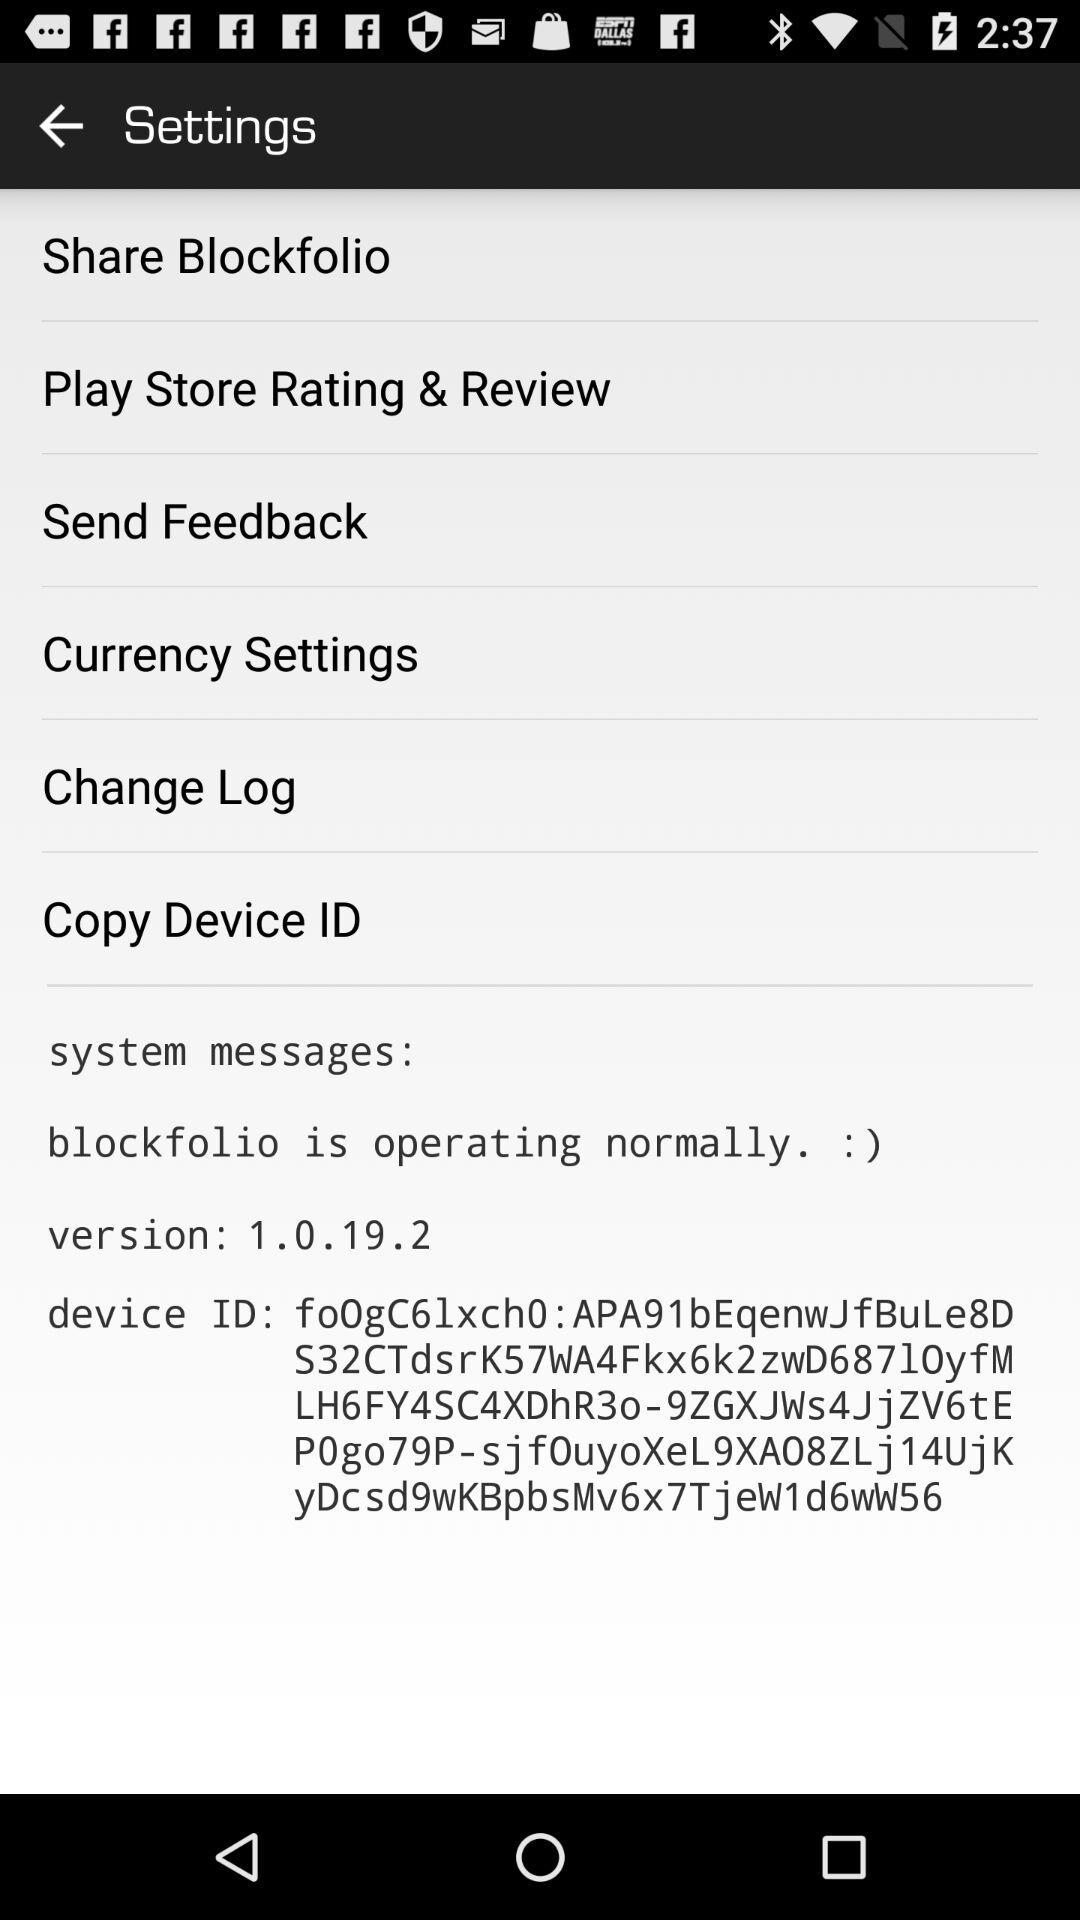  I want to click on the app next to version: icon, so click(338, 1232).